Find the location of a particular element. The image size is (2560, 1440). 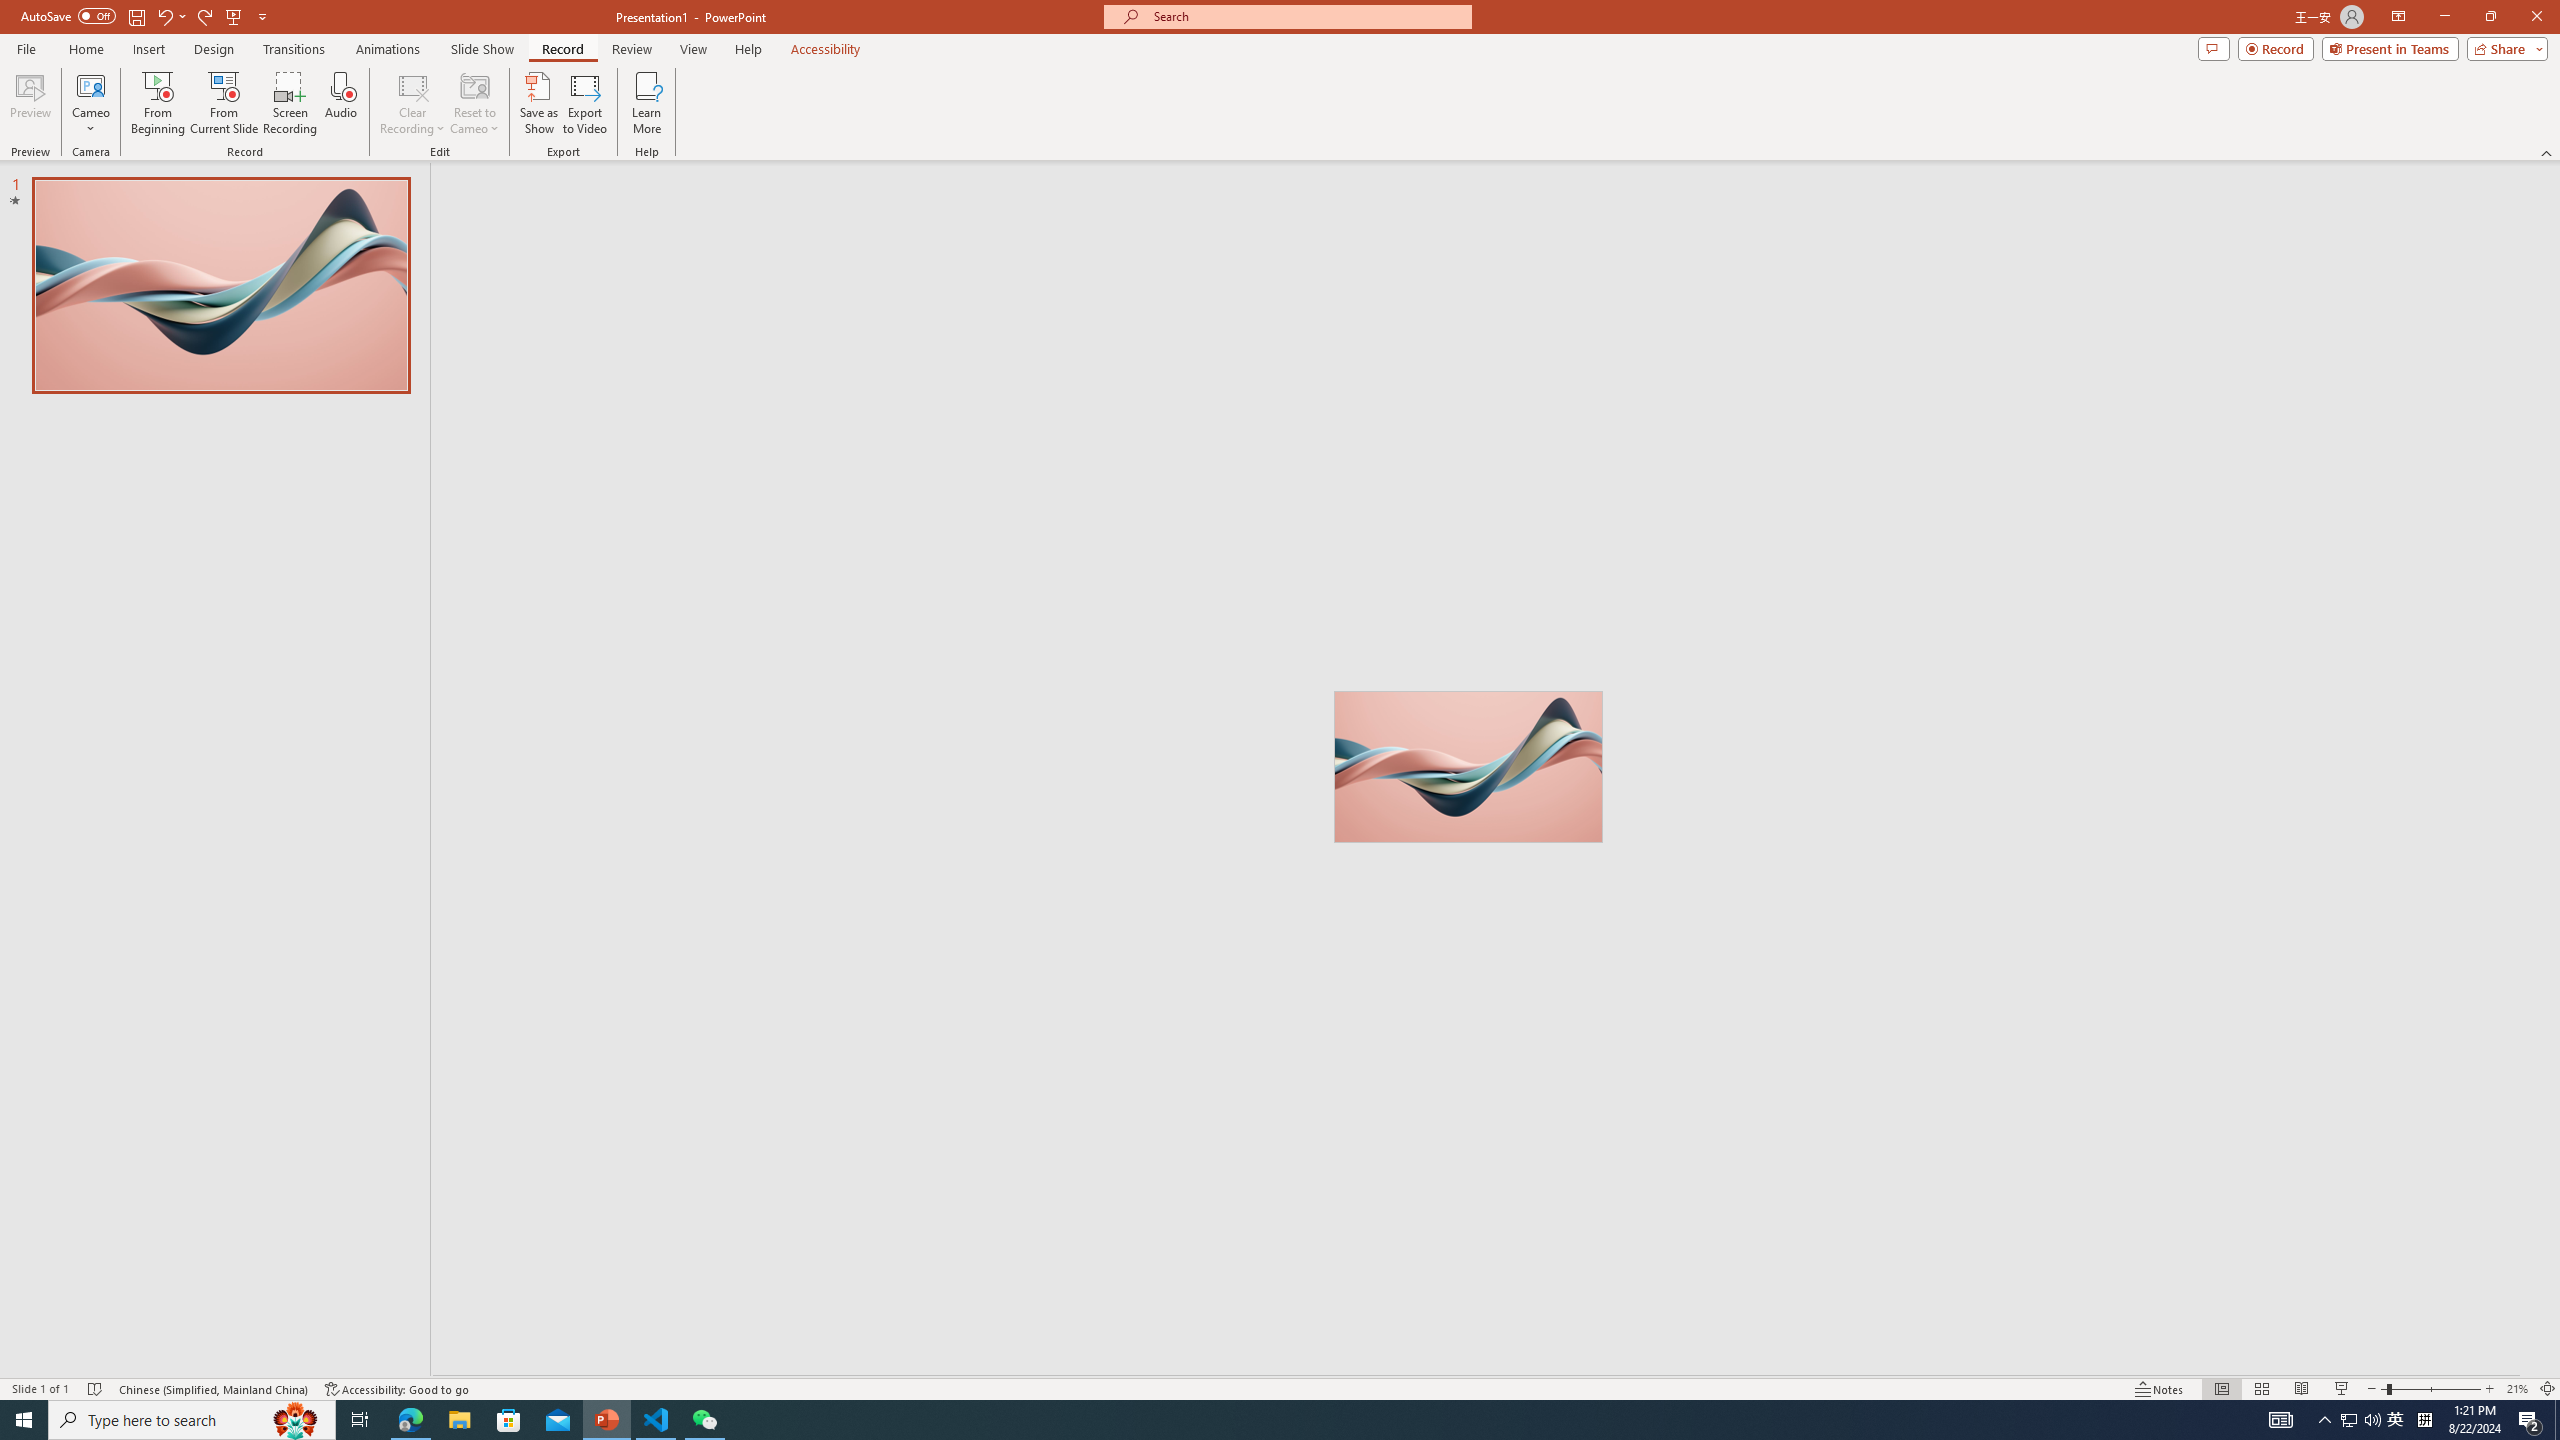

'From Beginning...' is located at coordinates (156, 103).